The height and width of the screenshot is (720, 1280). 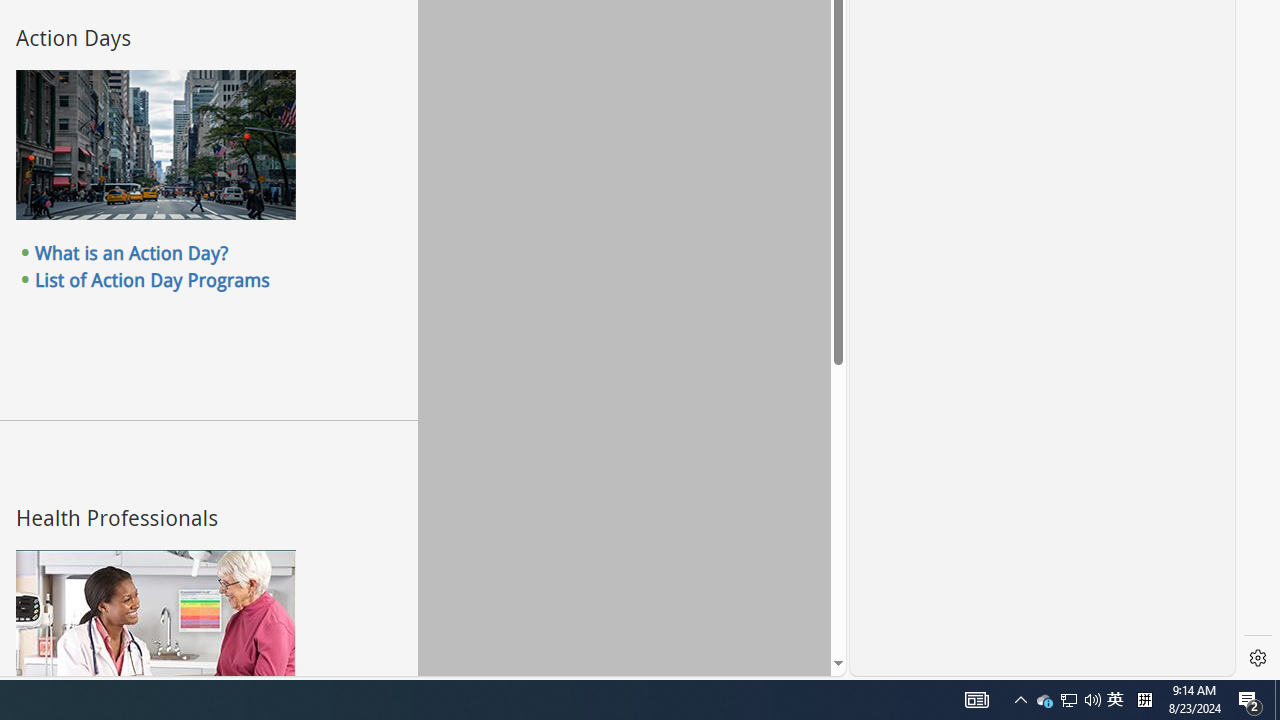 What do you see at coordinates (130, 252) in the screenshot?
I see `'What is an Action Day?'` at bounding box center [130, 252].